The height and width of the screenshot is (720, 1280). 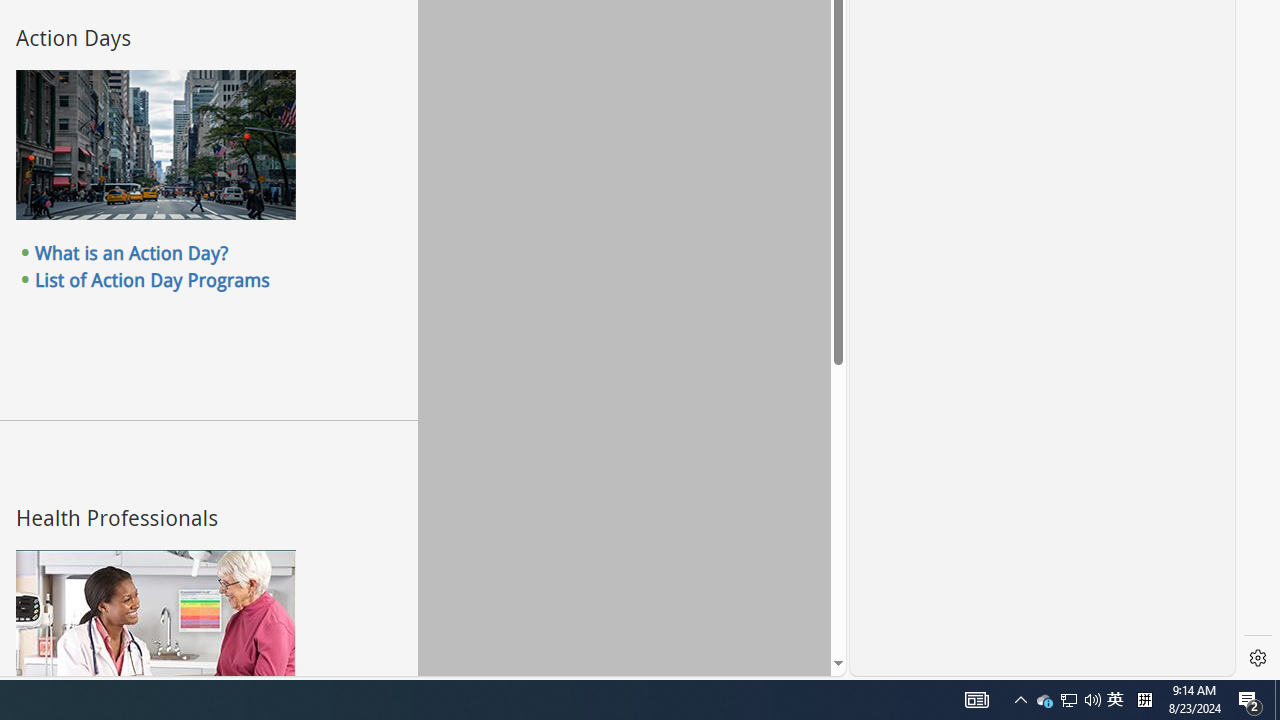 What do you see at coordinates (130, 252) in the screenshot?
I see `'What is an Action Day?'` at bounding box center [130, 252].